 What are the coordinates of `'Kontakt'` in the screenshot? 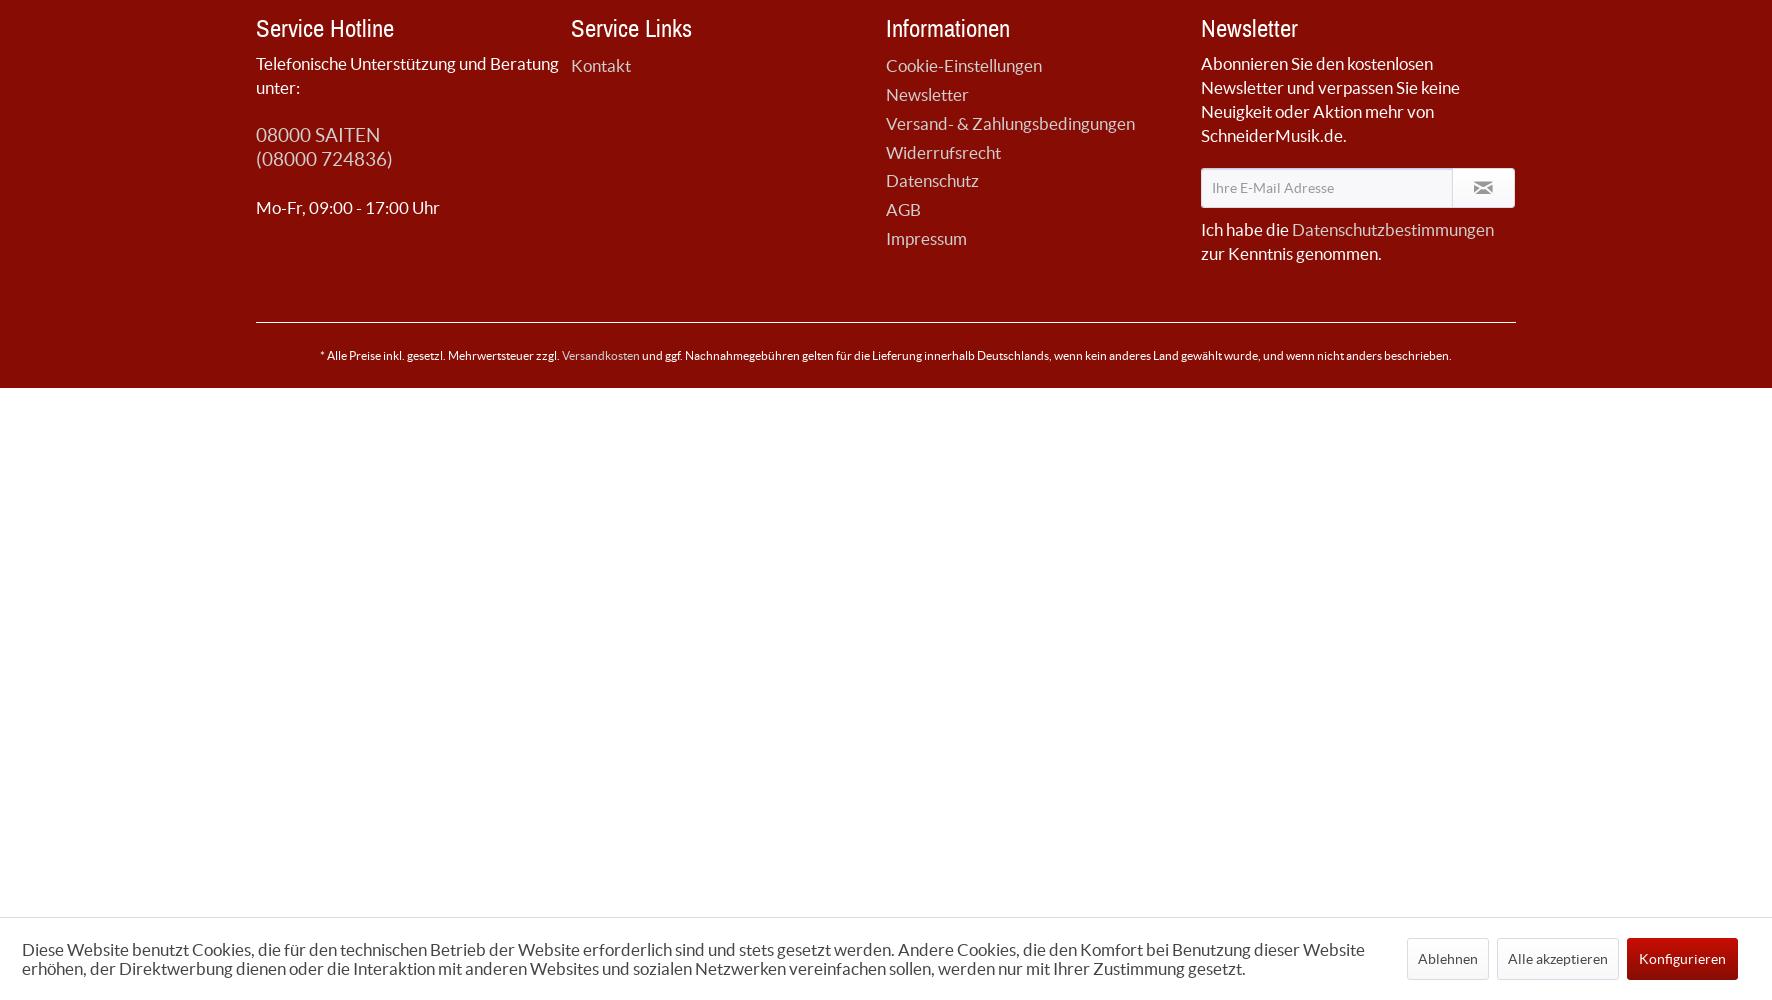 It's located at (601, 63).